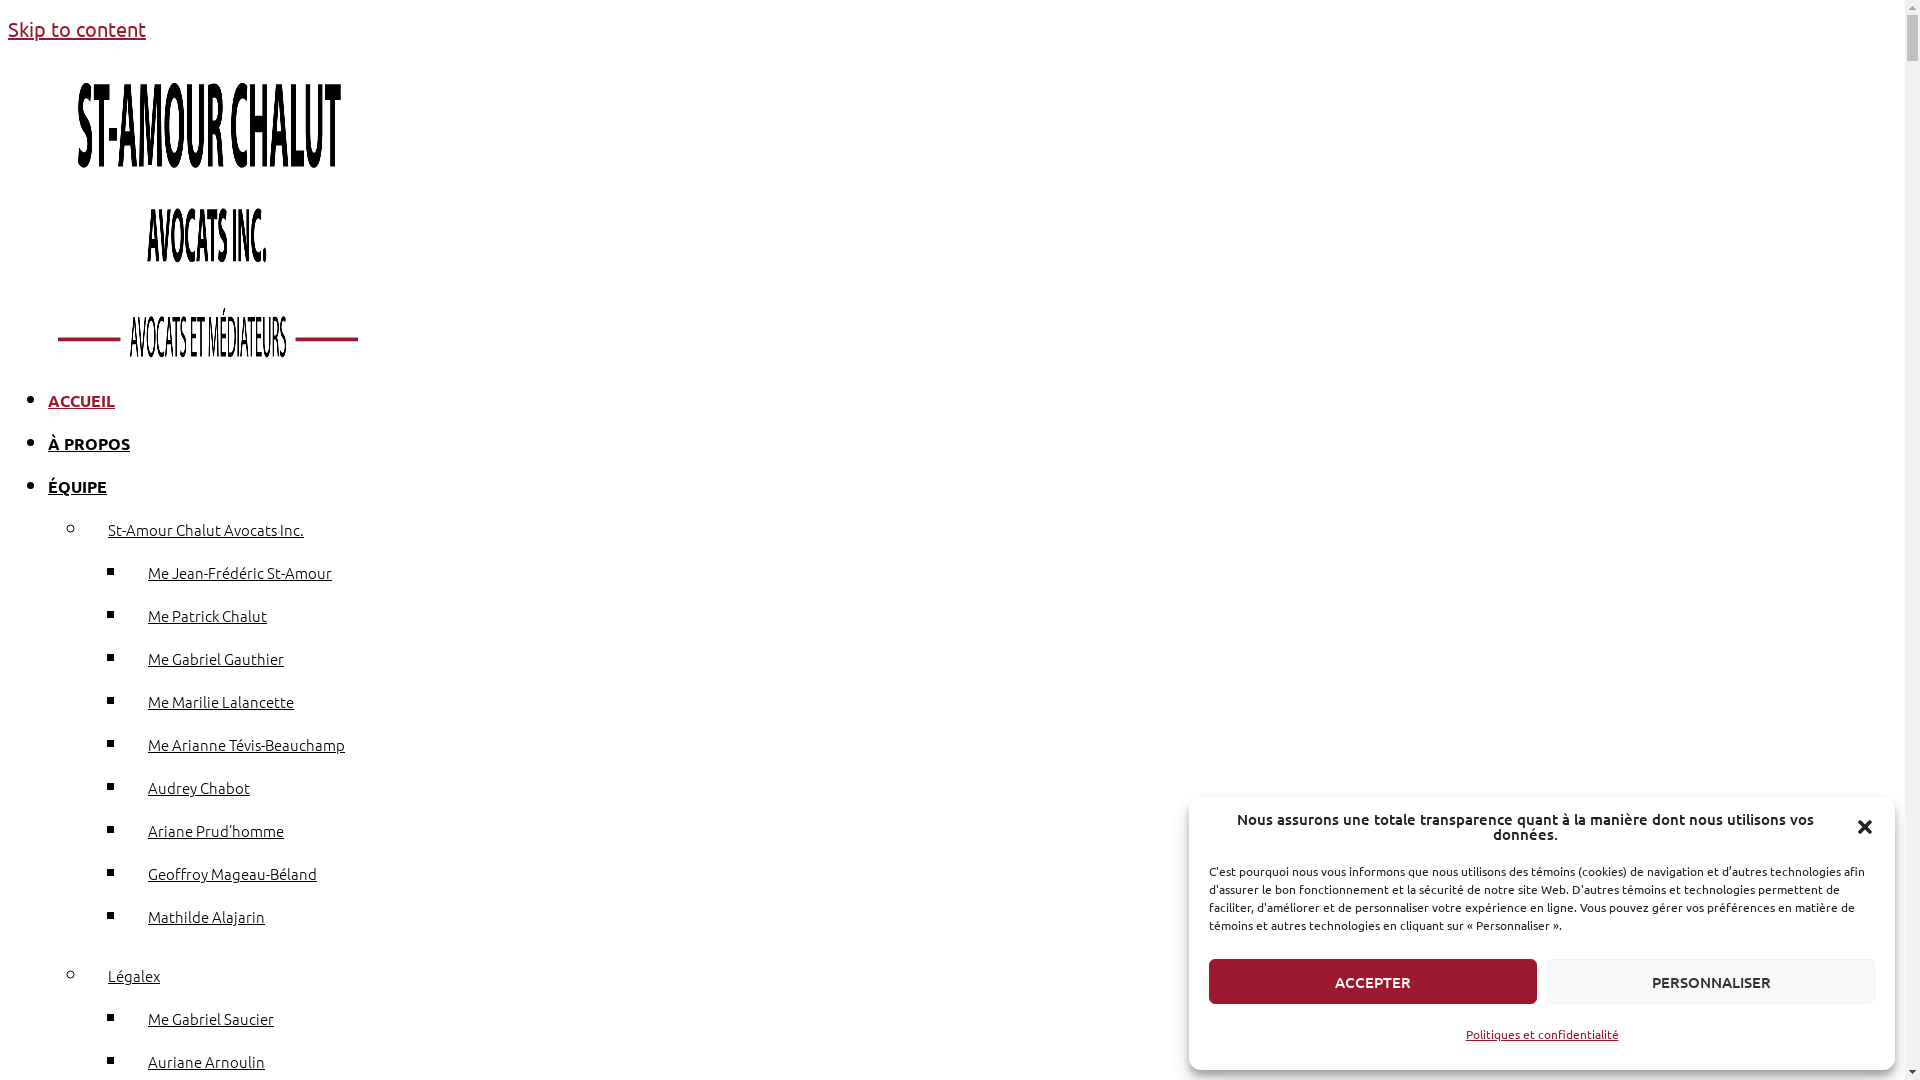 The width and height of the screenshot is (1920, 1080). I want to click on 'Me Patrick Chalut', so click(207, 614).